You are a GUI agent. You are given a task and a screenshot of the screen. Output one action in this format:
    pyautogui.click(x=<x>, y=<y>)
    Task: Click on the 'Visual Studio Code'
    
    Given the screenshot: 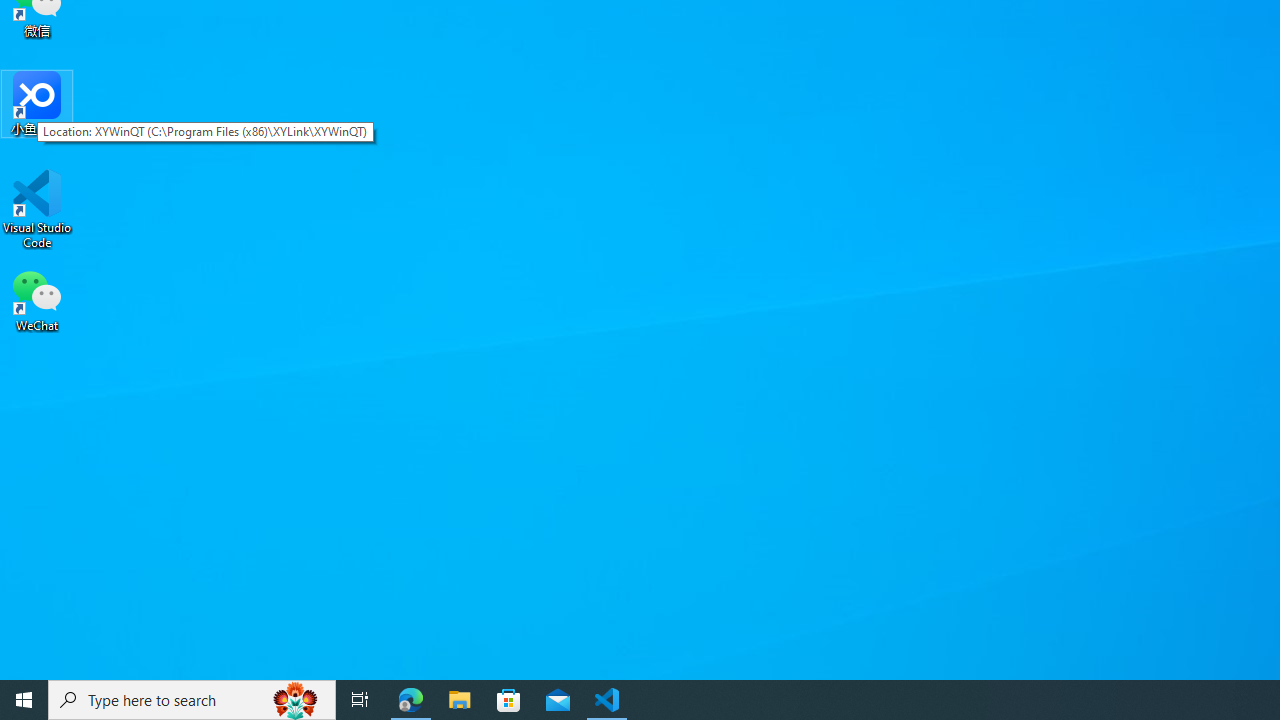 What is the action you would take?
    pyautogui.click(x=37, y=209)
    